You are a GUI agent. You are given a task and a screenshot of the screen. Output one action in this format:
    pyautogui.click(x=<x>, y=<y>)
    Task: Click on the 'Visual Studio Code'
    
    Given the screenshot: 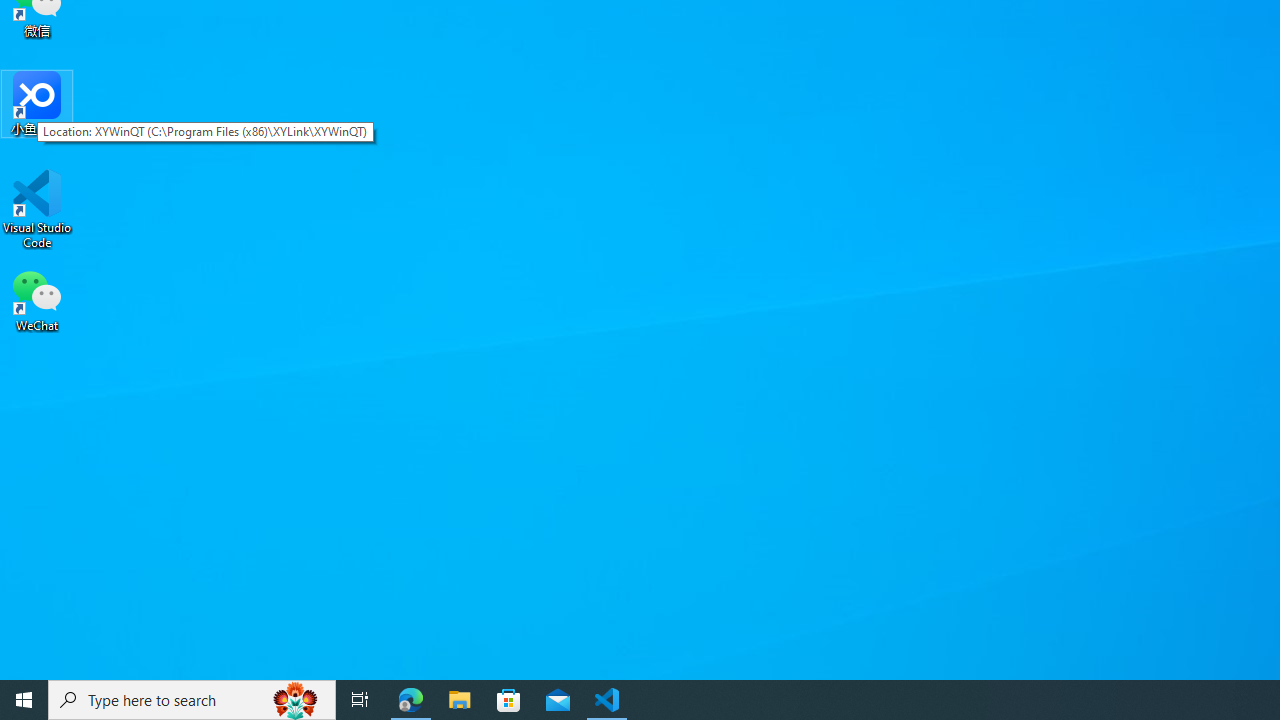 What is the action you would take?
    pyautogui.click(x=37, y=209)
    